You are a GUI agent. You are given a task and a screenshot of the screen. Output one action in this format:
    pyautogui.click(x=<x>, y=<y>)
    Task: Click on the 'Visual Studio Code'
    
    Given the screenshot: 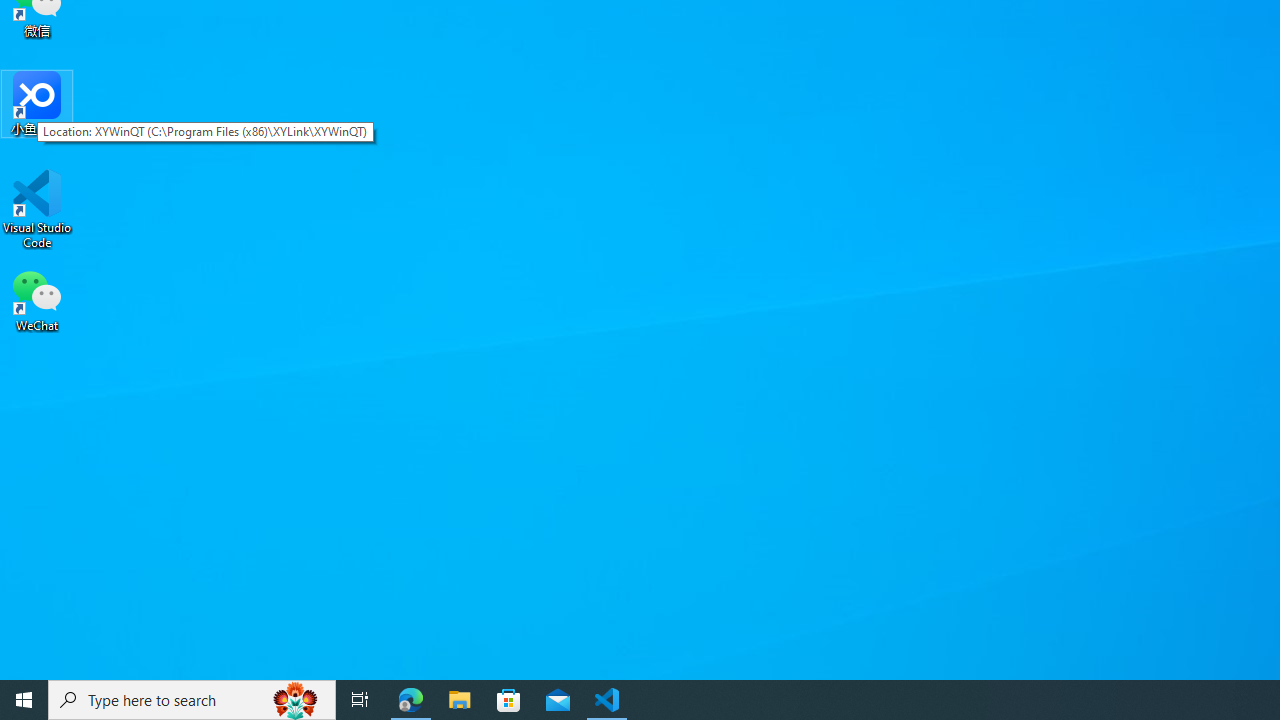 What is the action you would take?
    pyautogui.click(x=37, y=209)
    